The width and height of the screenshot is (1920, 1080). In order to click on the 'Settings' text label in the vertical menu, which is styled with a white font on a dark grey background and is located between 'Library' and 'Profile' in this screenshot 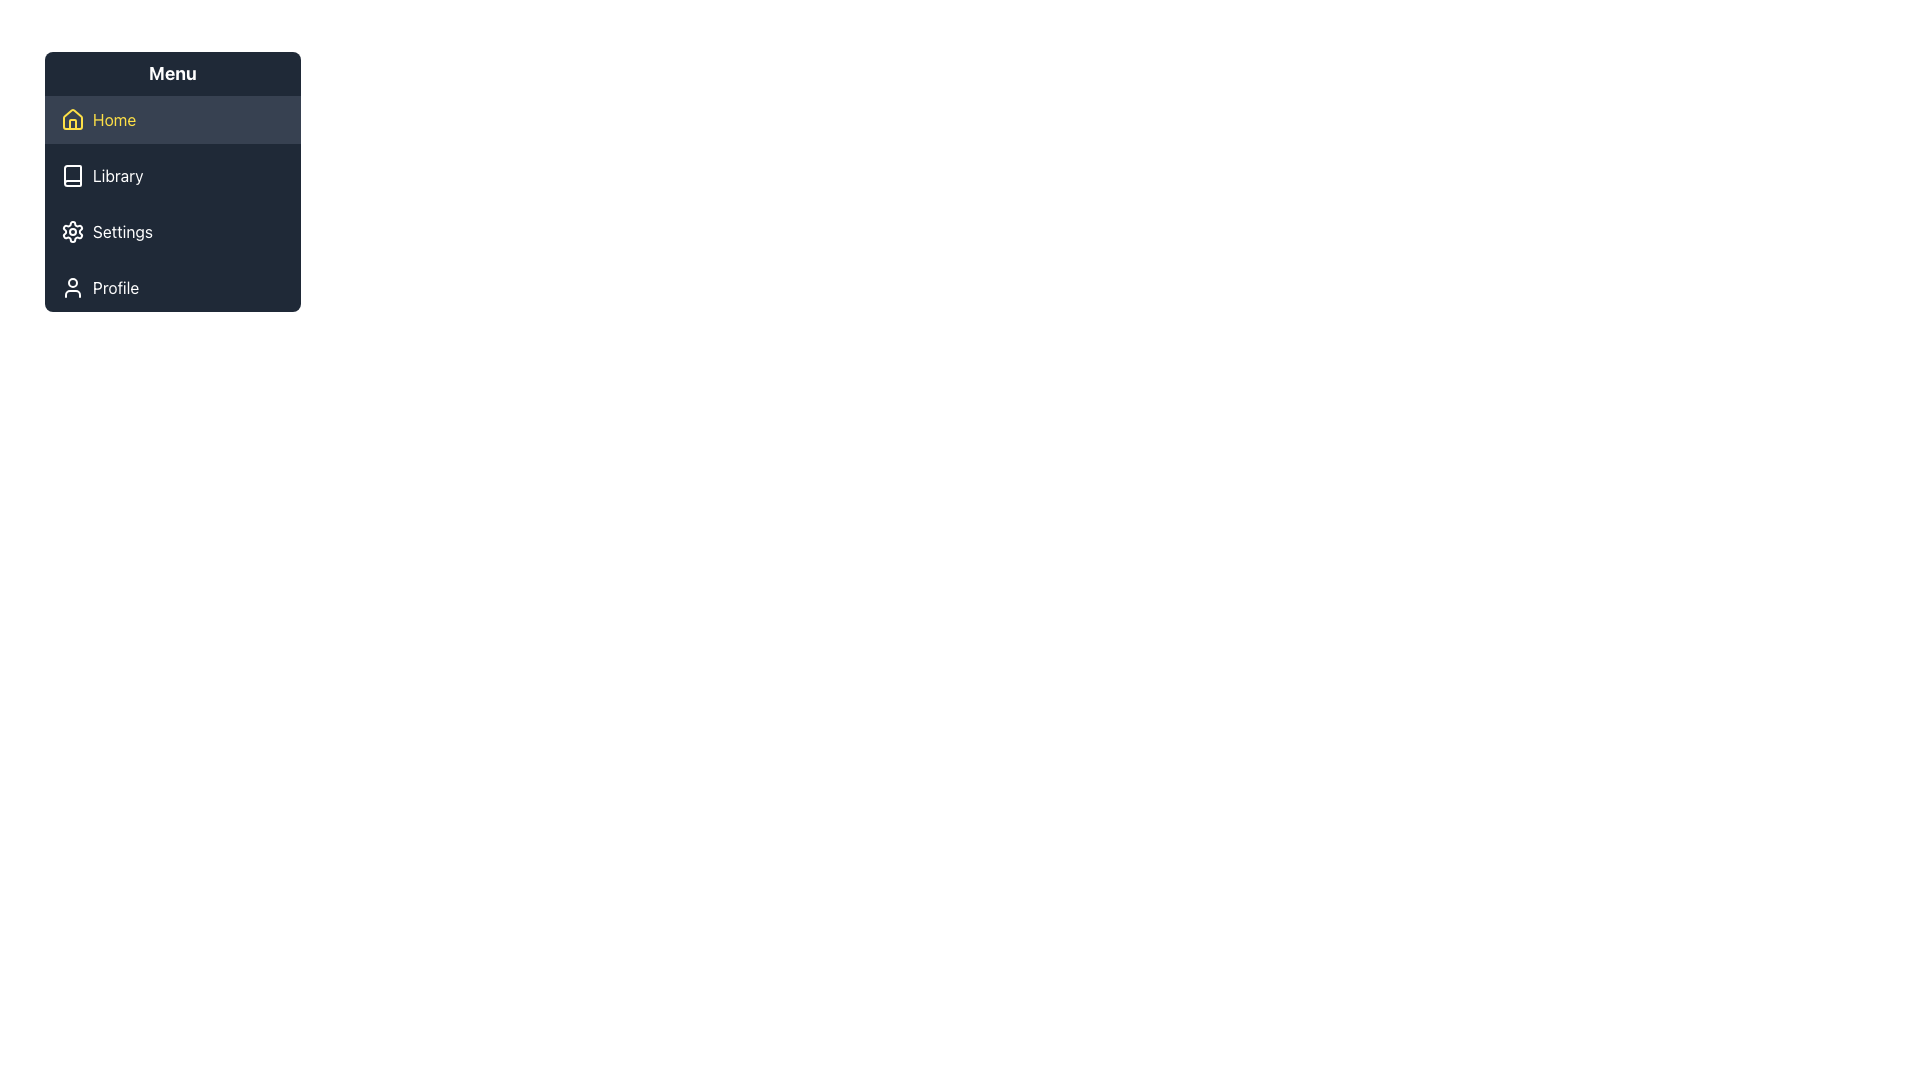, I will do `click(121, 230)`.